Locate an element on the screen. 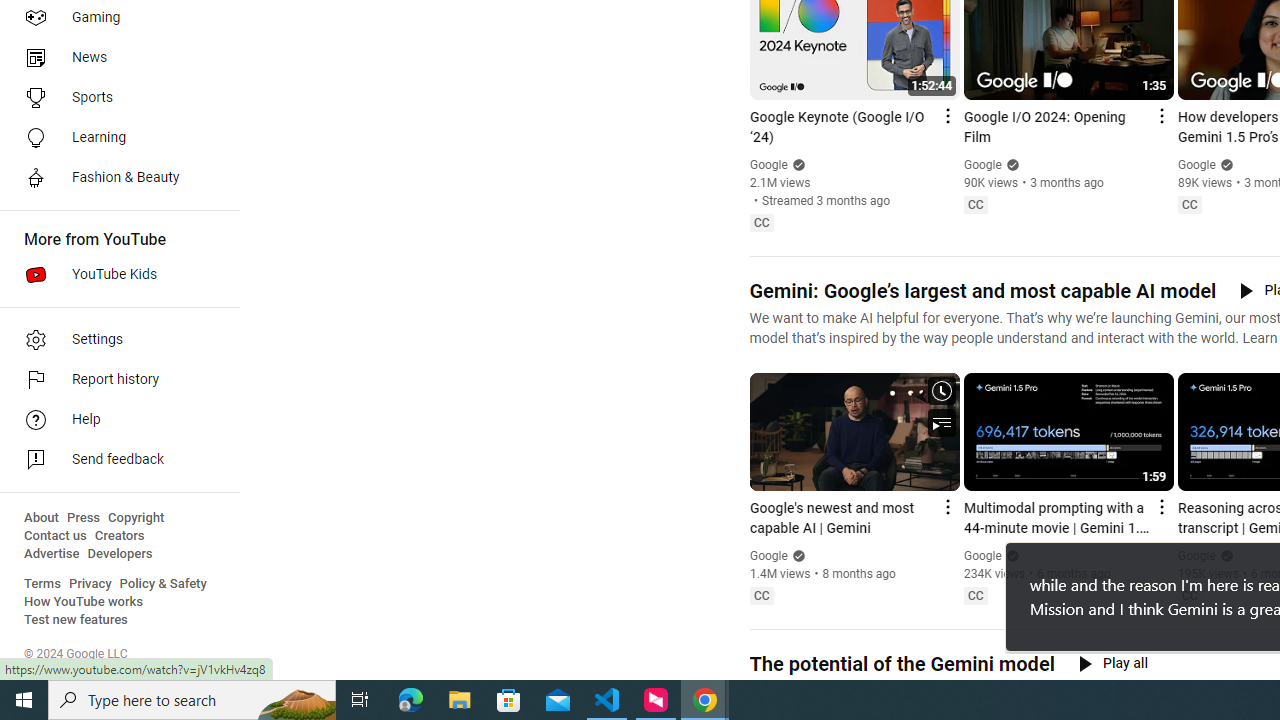 Image resolution: width=1280 pixels, height=720 pixels. 'Policy & Safety' is located at coordinates (163, 584).